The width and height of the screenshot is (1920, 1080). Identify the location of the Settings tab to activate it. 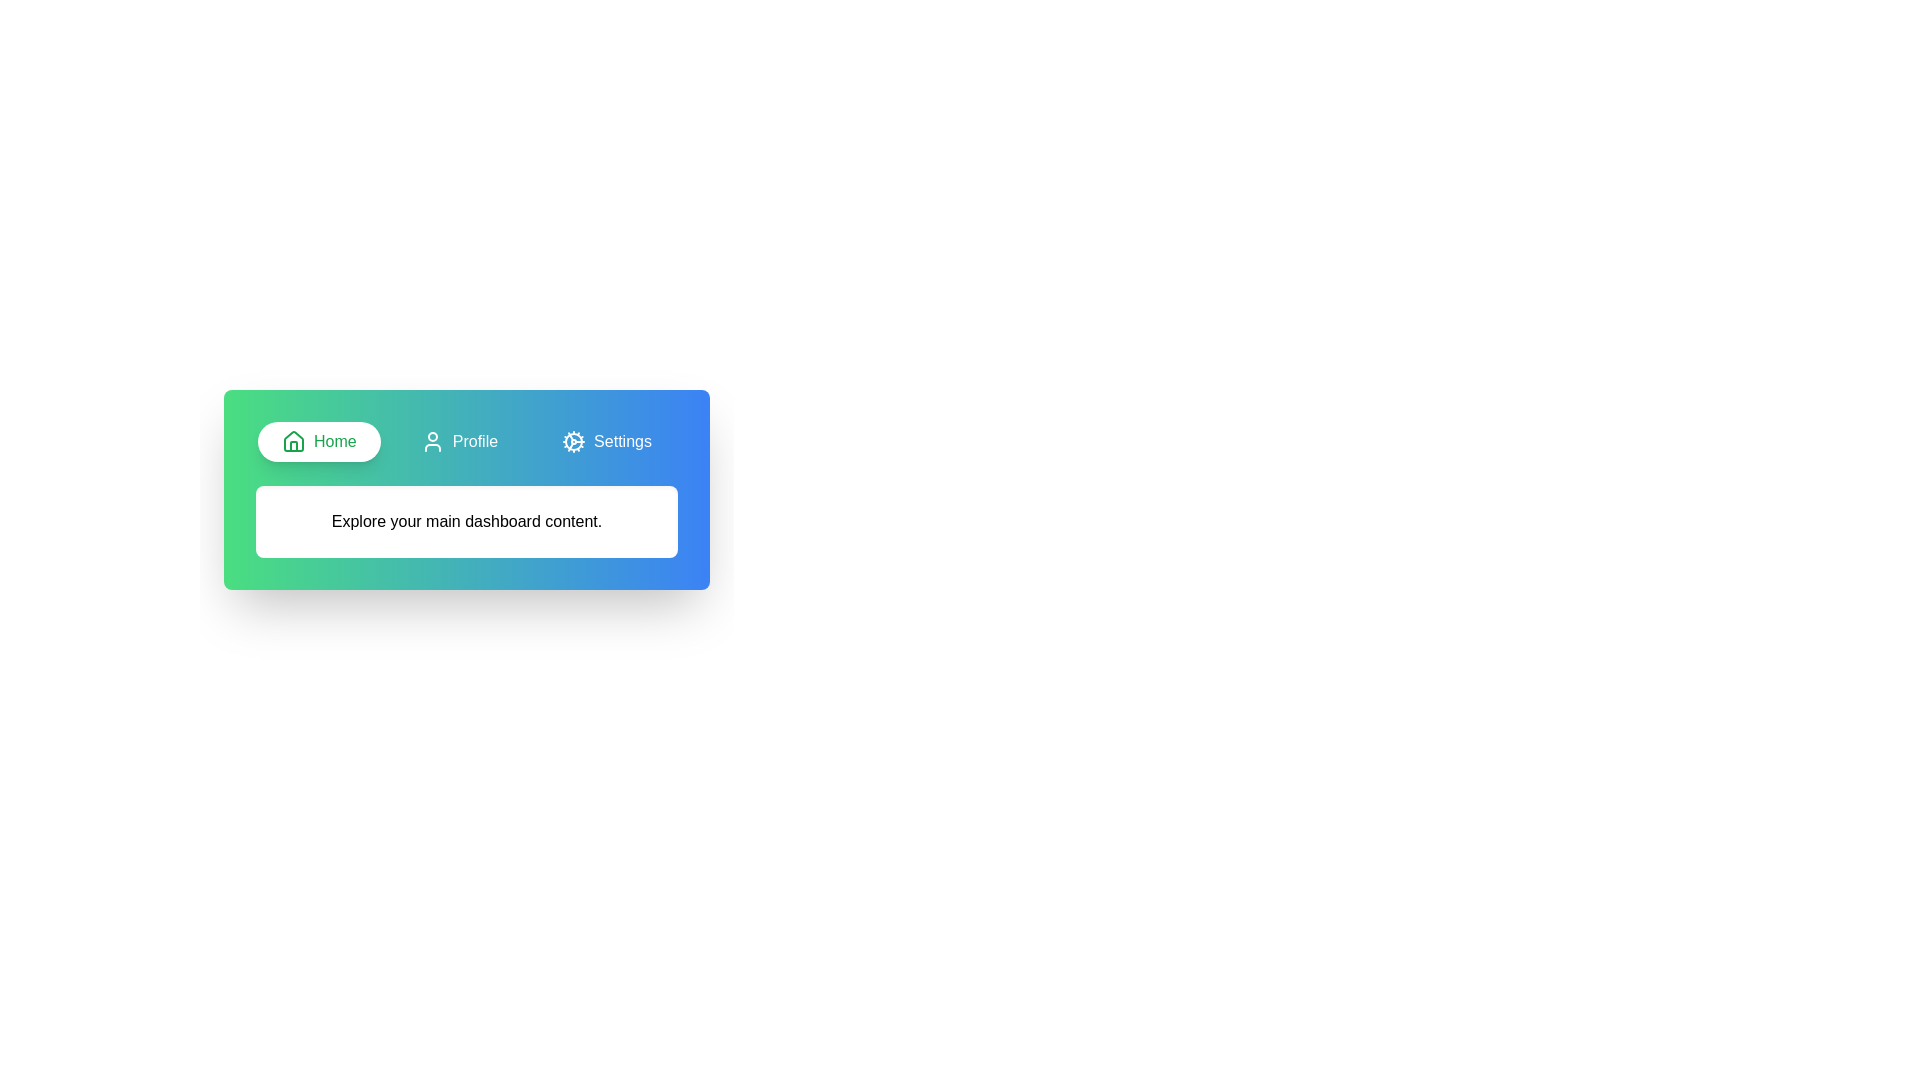
(605, 441).